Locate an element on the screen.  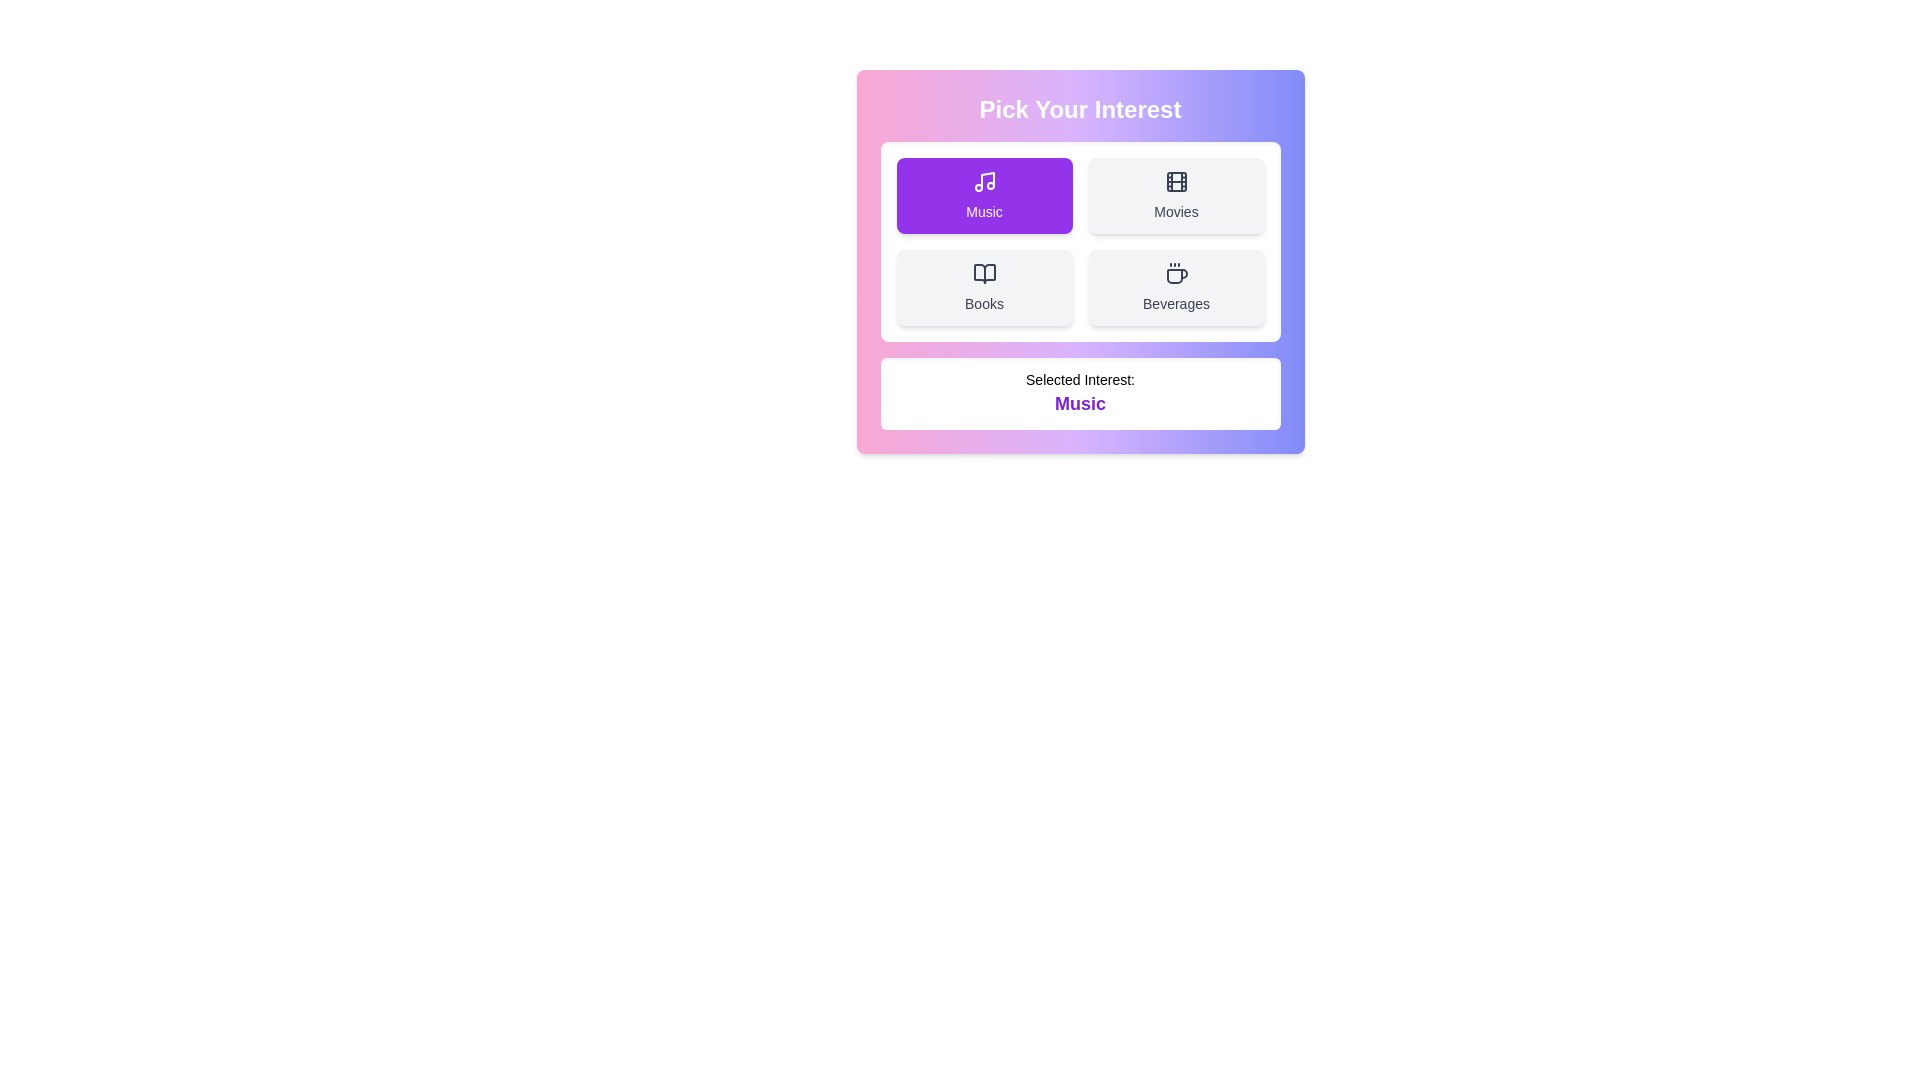
the button corresponding to the interest Movies is located at coordinates (1176, 196).